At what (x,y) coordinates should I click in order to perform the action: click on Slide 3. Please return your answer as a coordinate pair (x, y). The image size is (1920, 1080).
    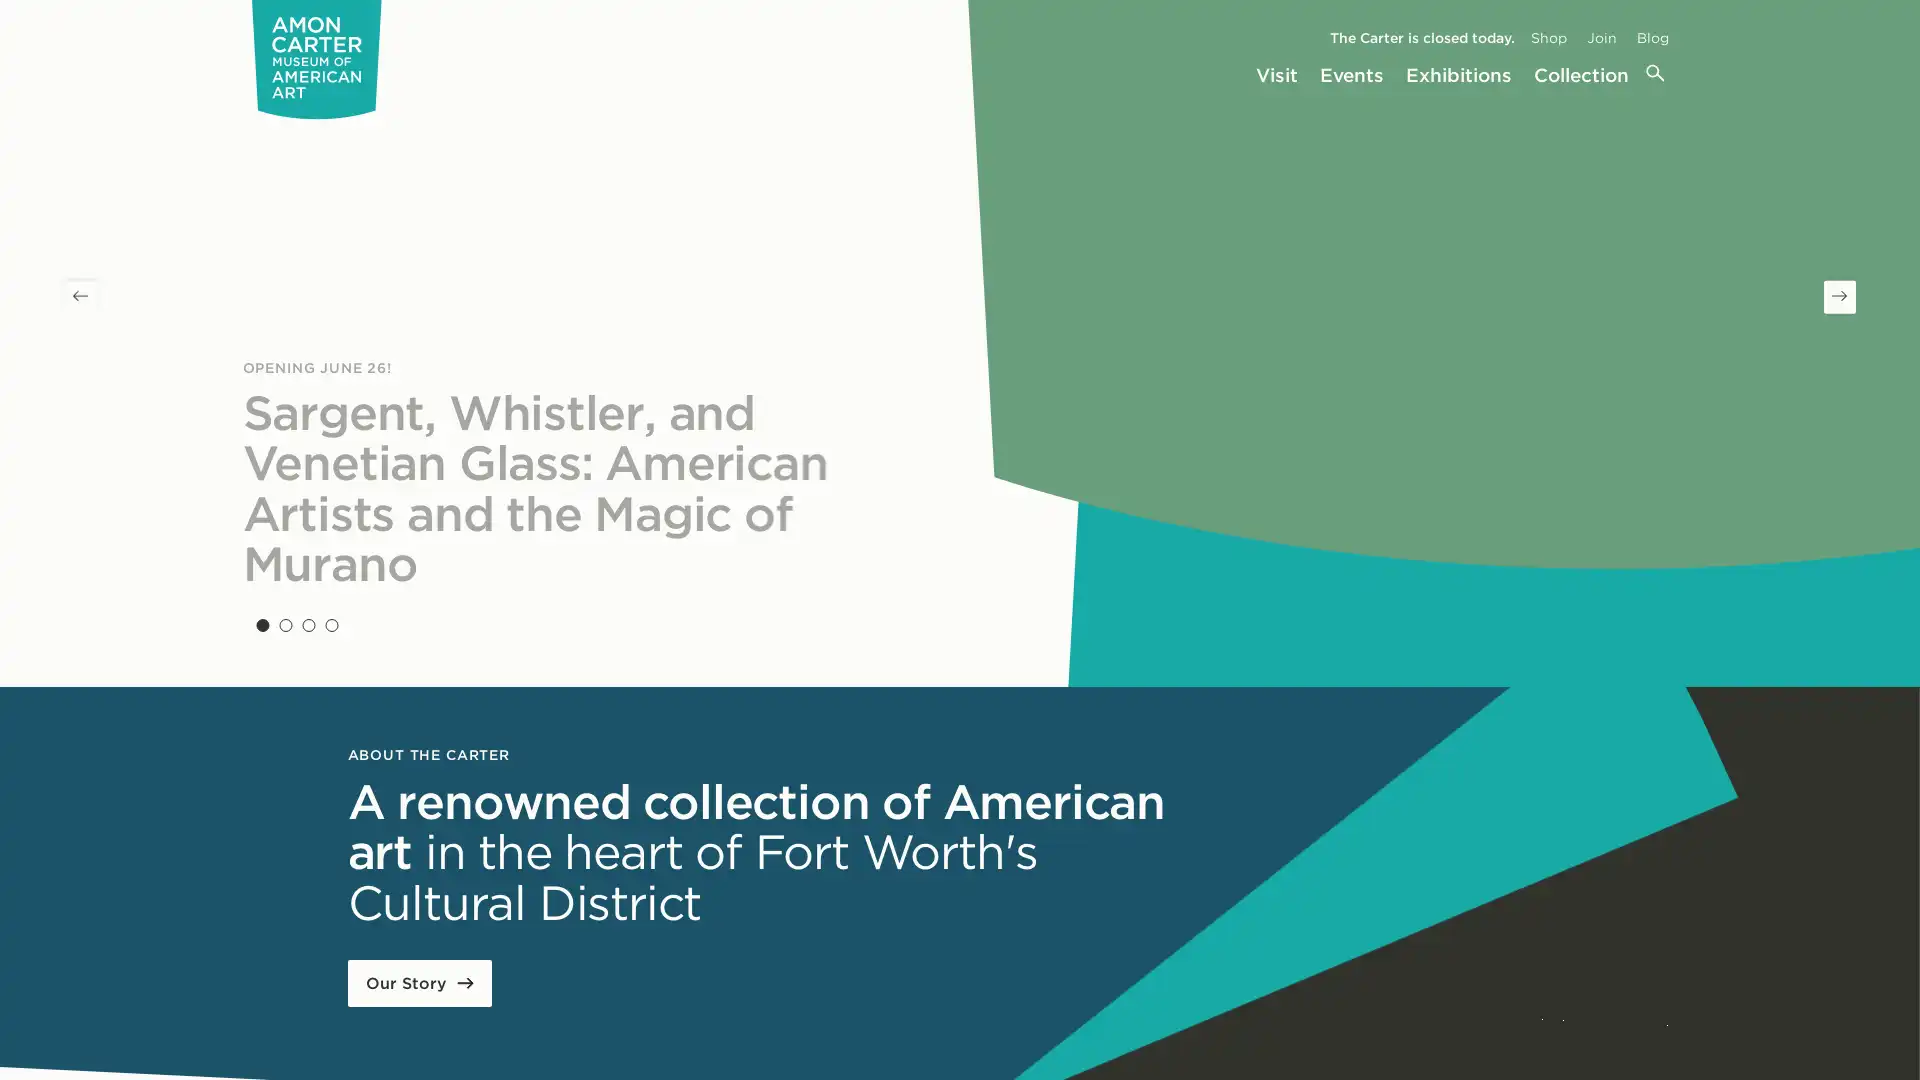
    Looking at the image, I should click on (307, 624).